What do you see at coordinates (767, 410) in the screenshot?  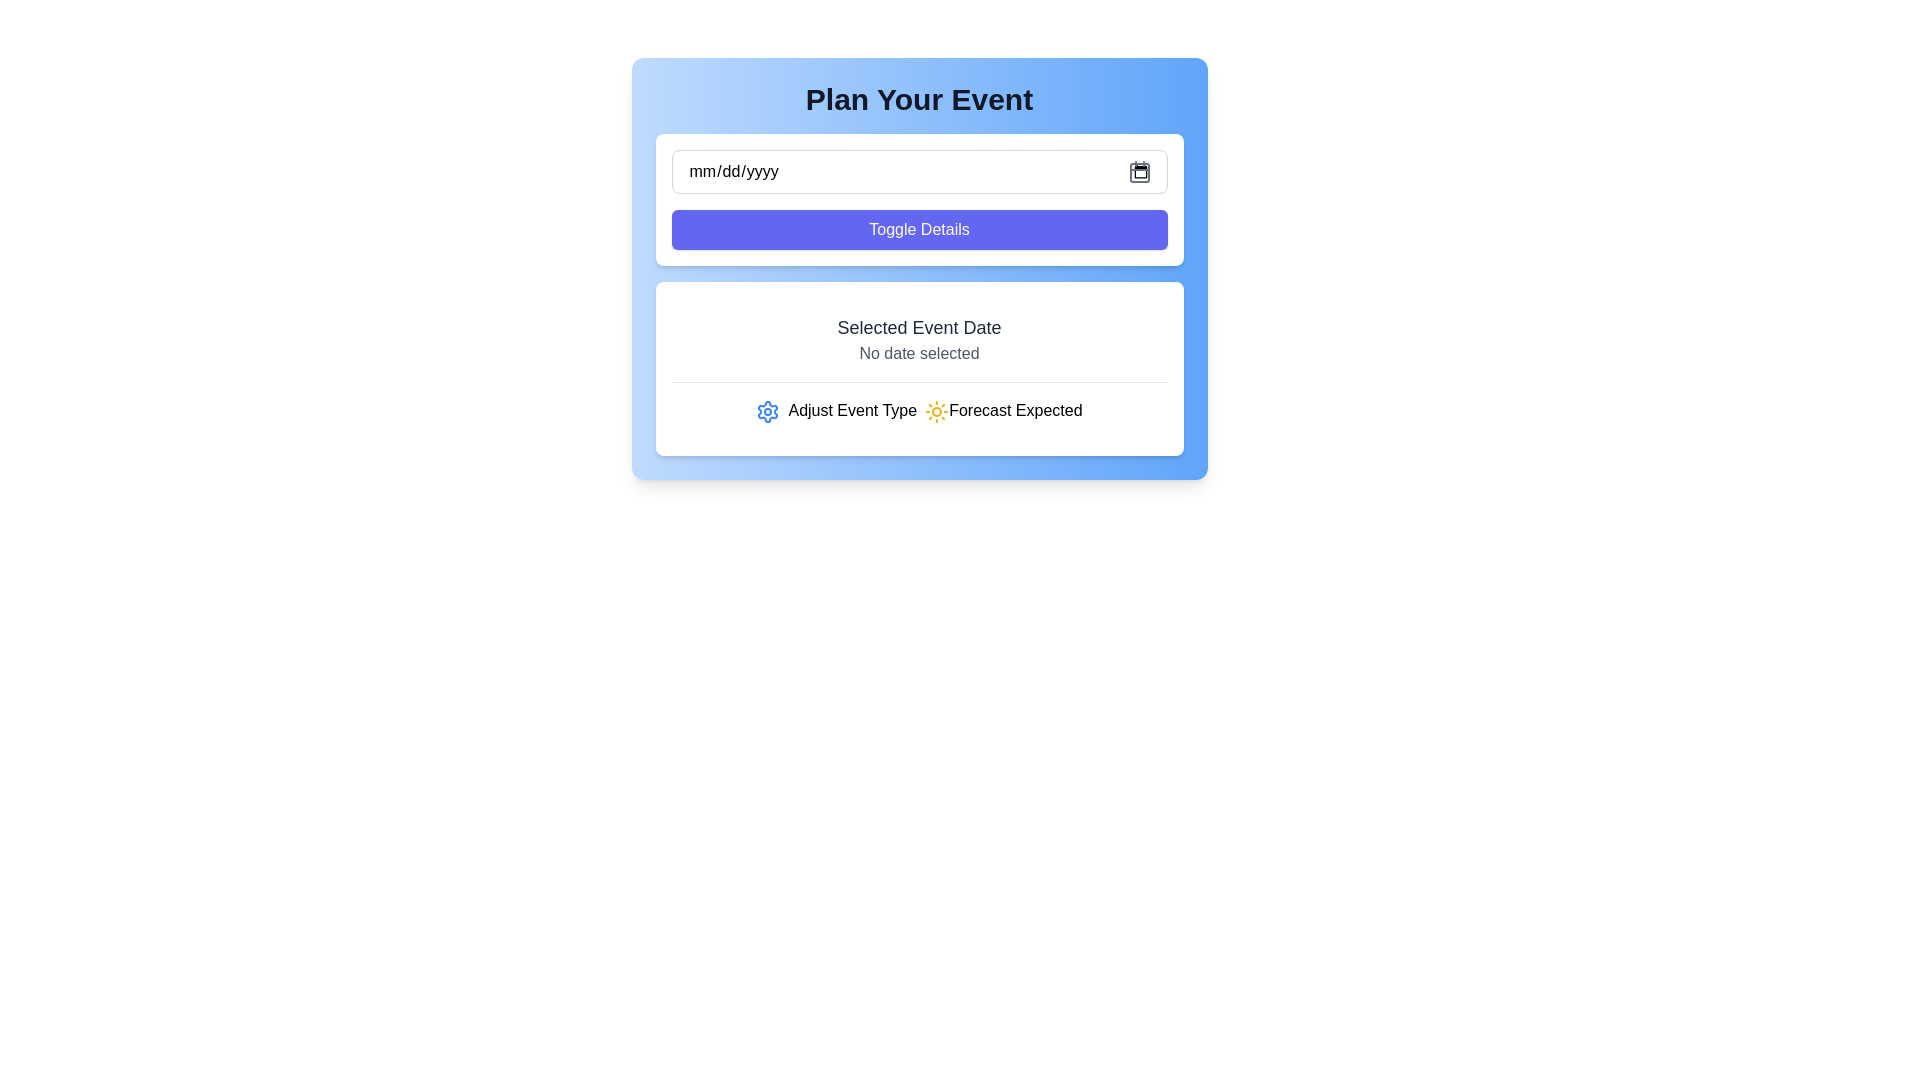 I see `the gear icon located in the bottom section of the card layout for accessibility navigation` at bounding box center [767, 410].